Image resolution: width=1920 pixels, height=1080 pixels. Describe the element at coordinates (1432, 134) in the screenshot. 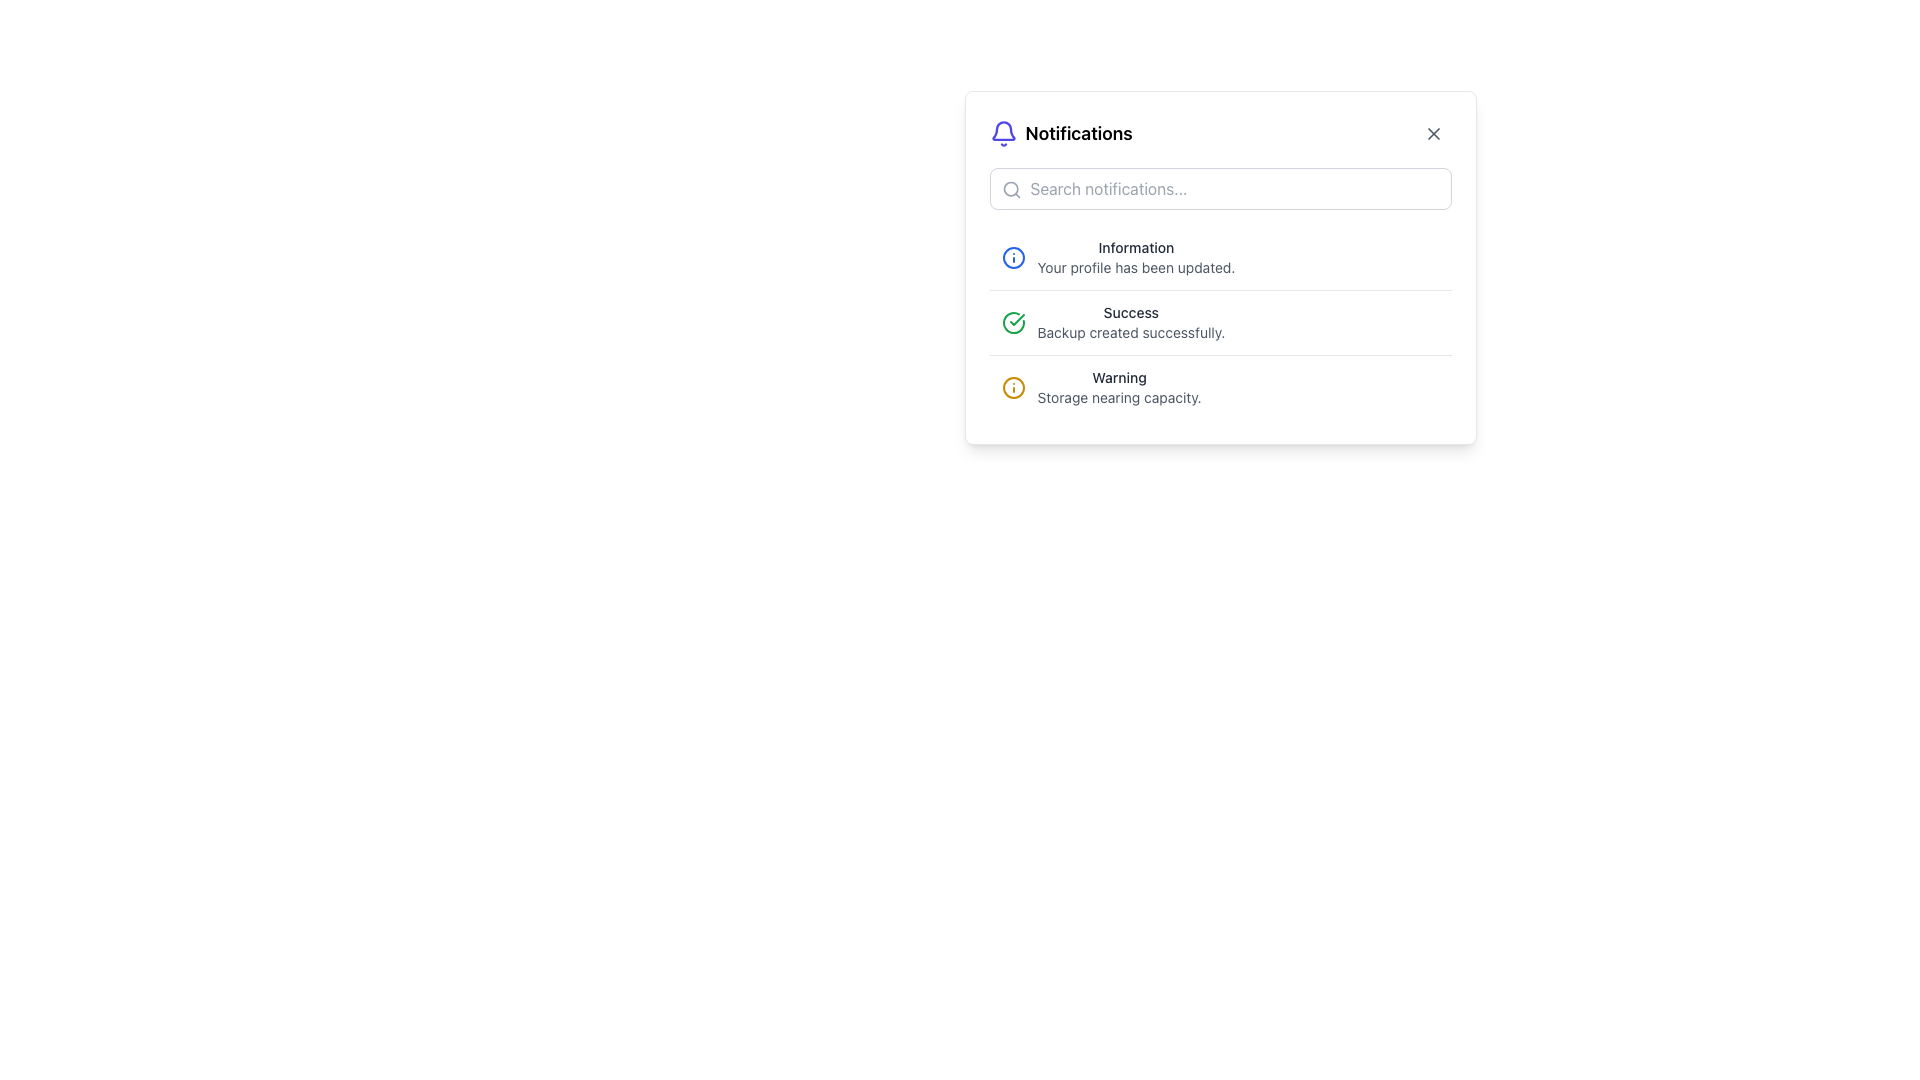

I see `the close button with an 'X' icon located at the top-right corner of the notification panel` at that location.